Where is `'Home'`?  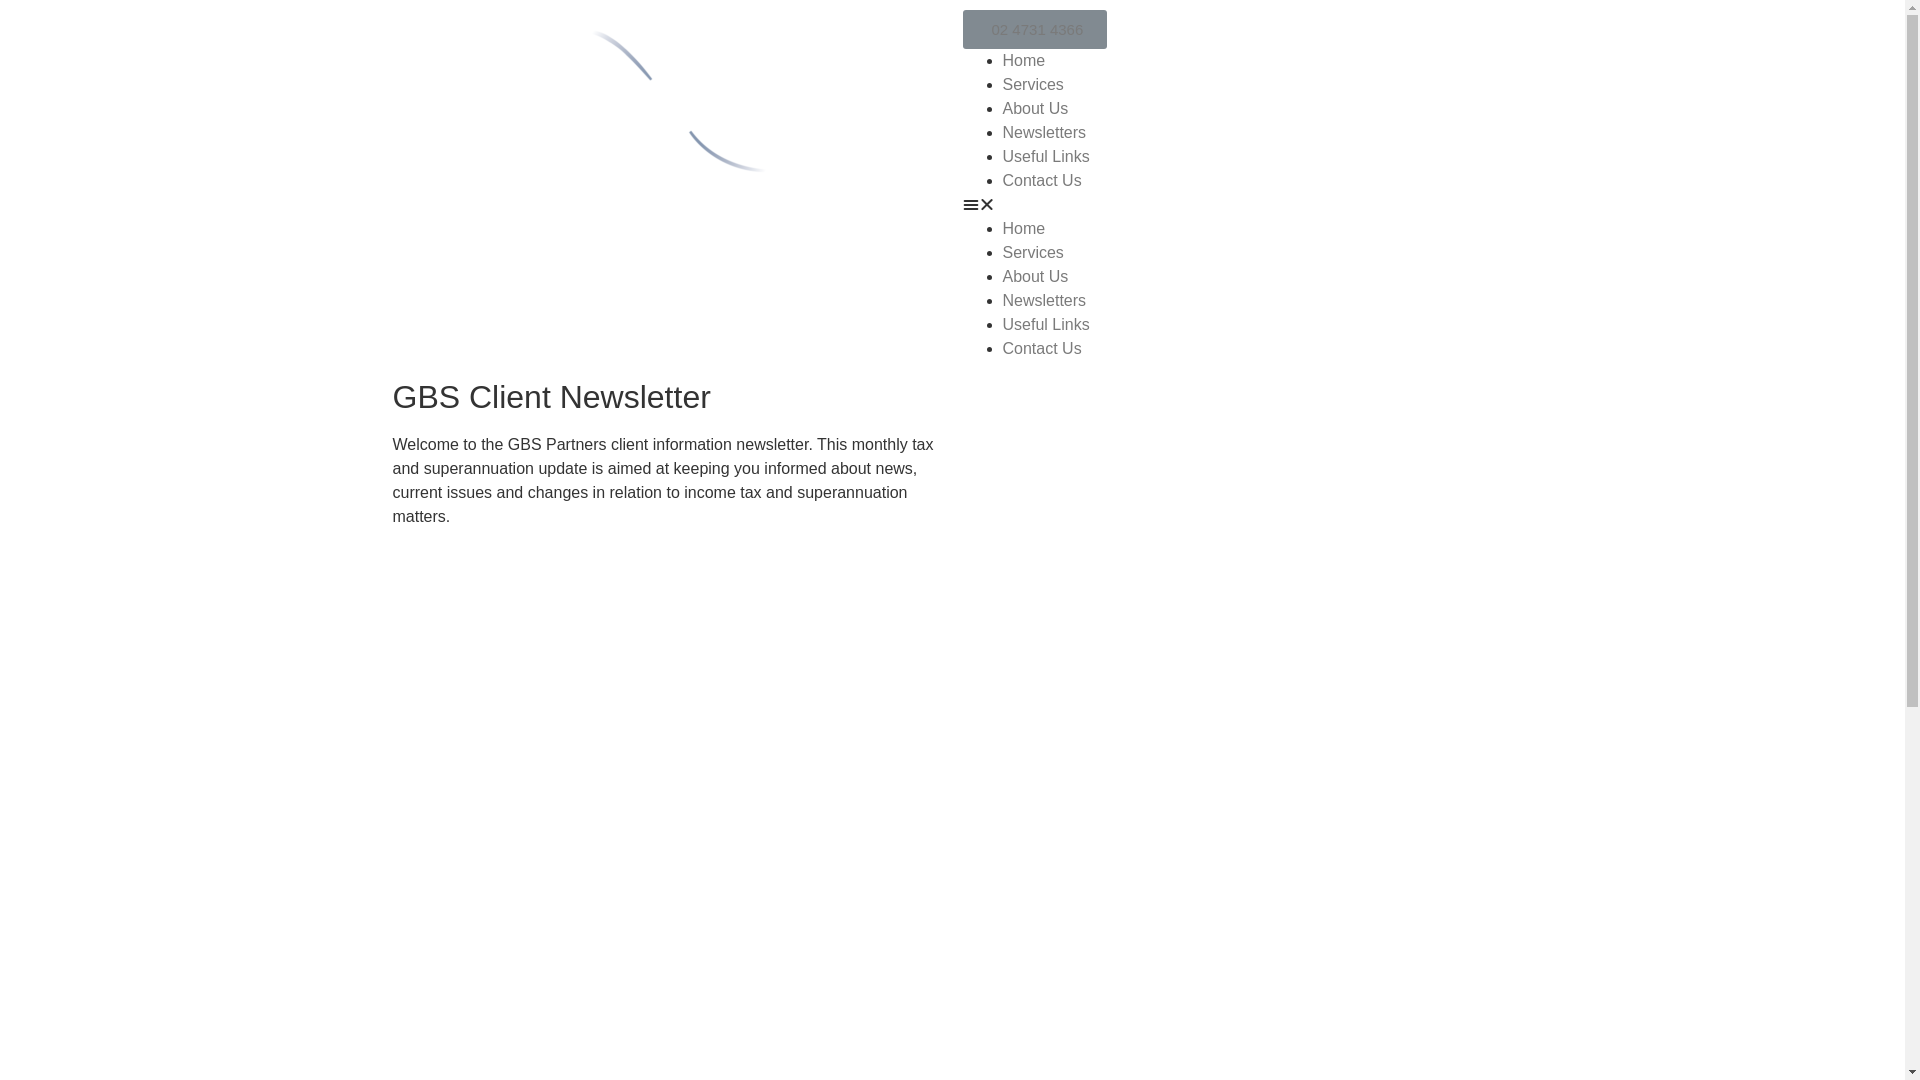
'Home' is located at coordinates (1023, 59).